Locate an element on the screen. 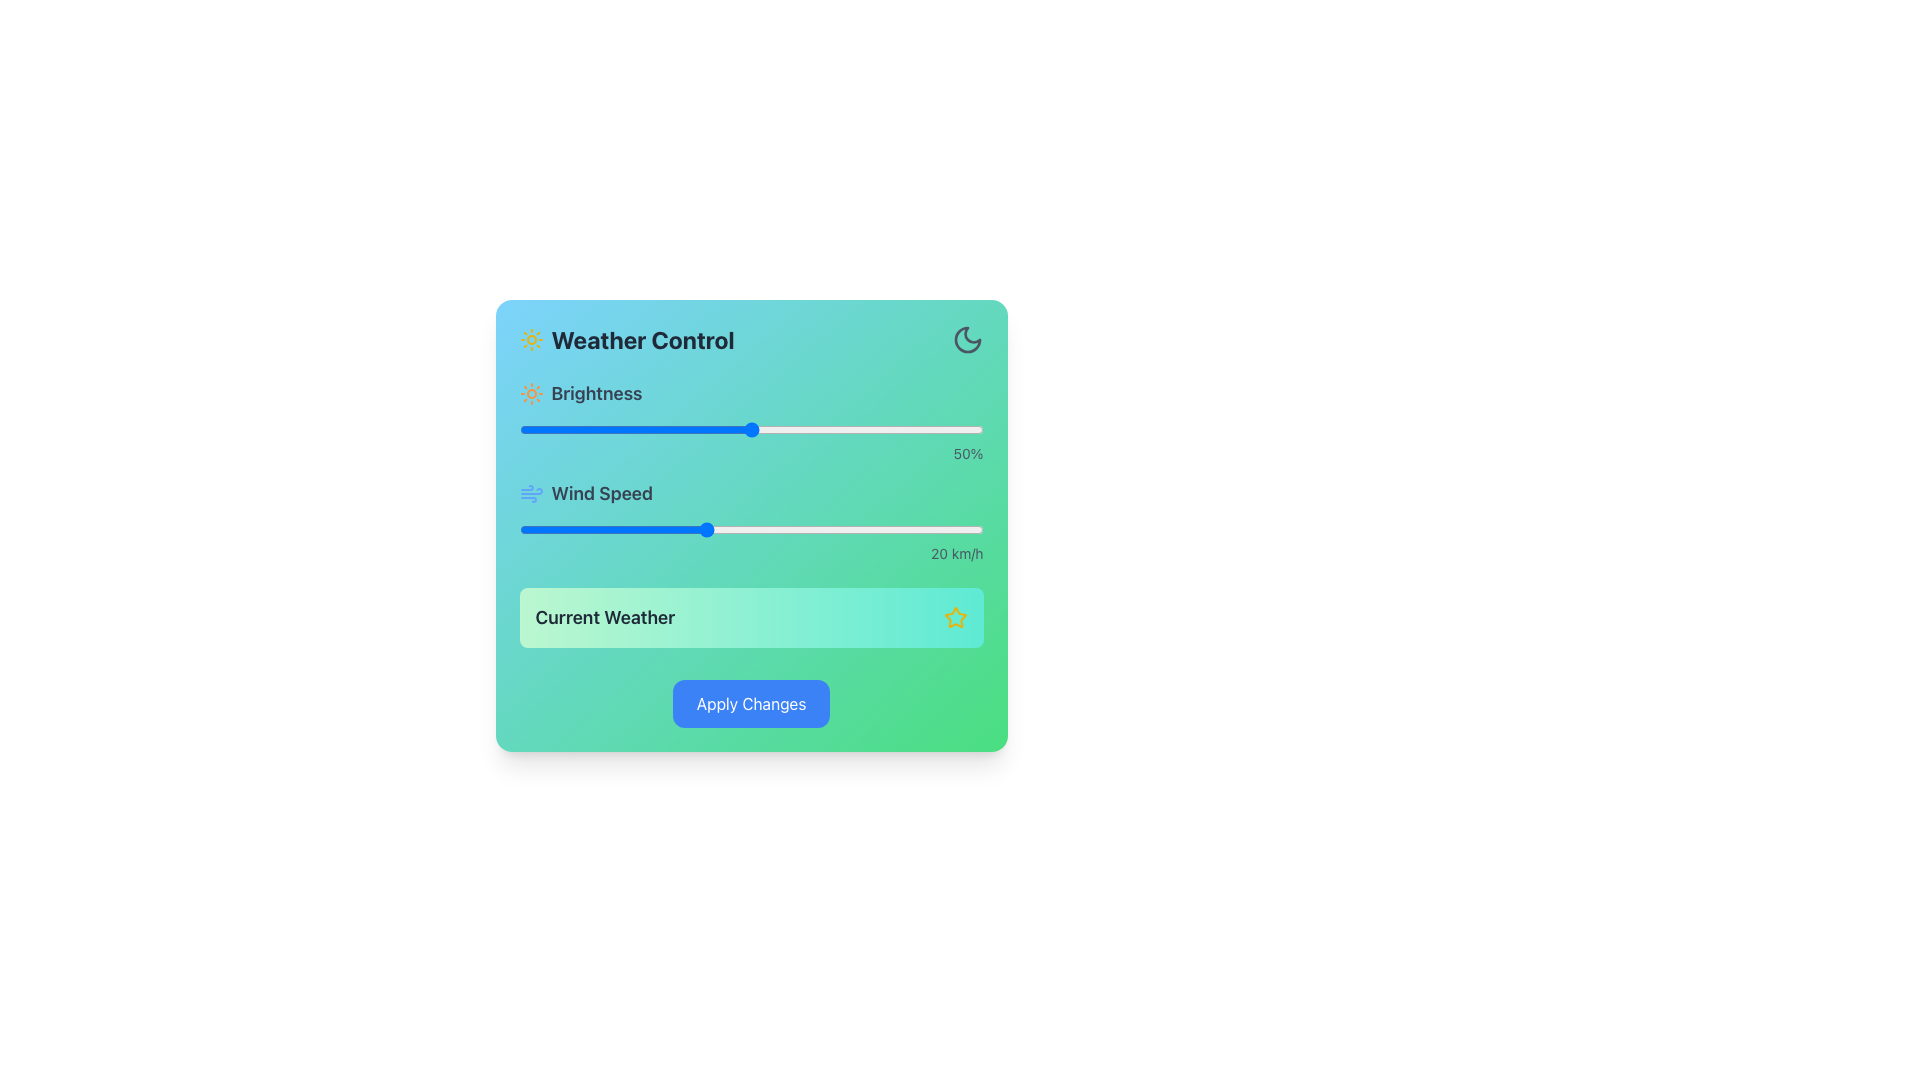  brightness is located at coordinates (741, 428).